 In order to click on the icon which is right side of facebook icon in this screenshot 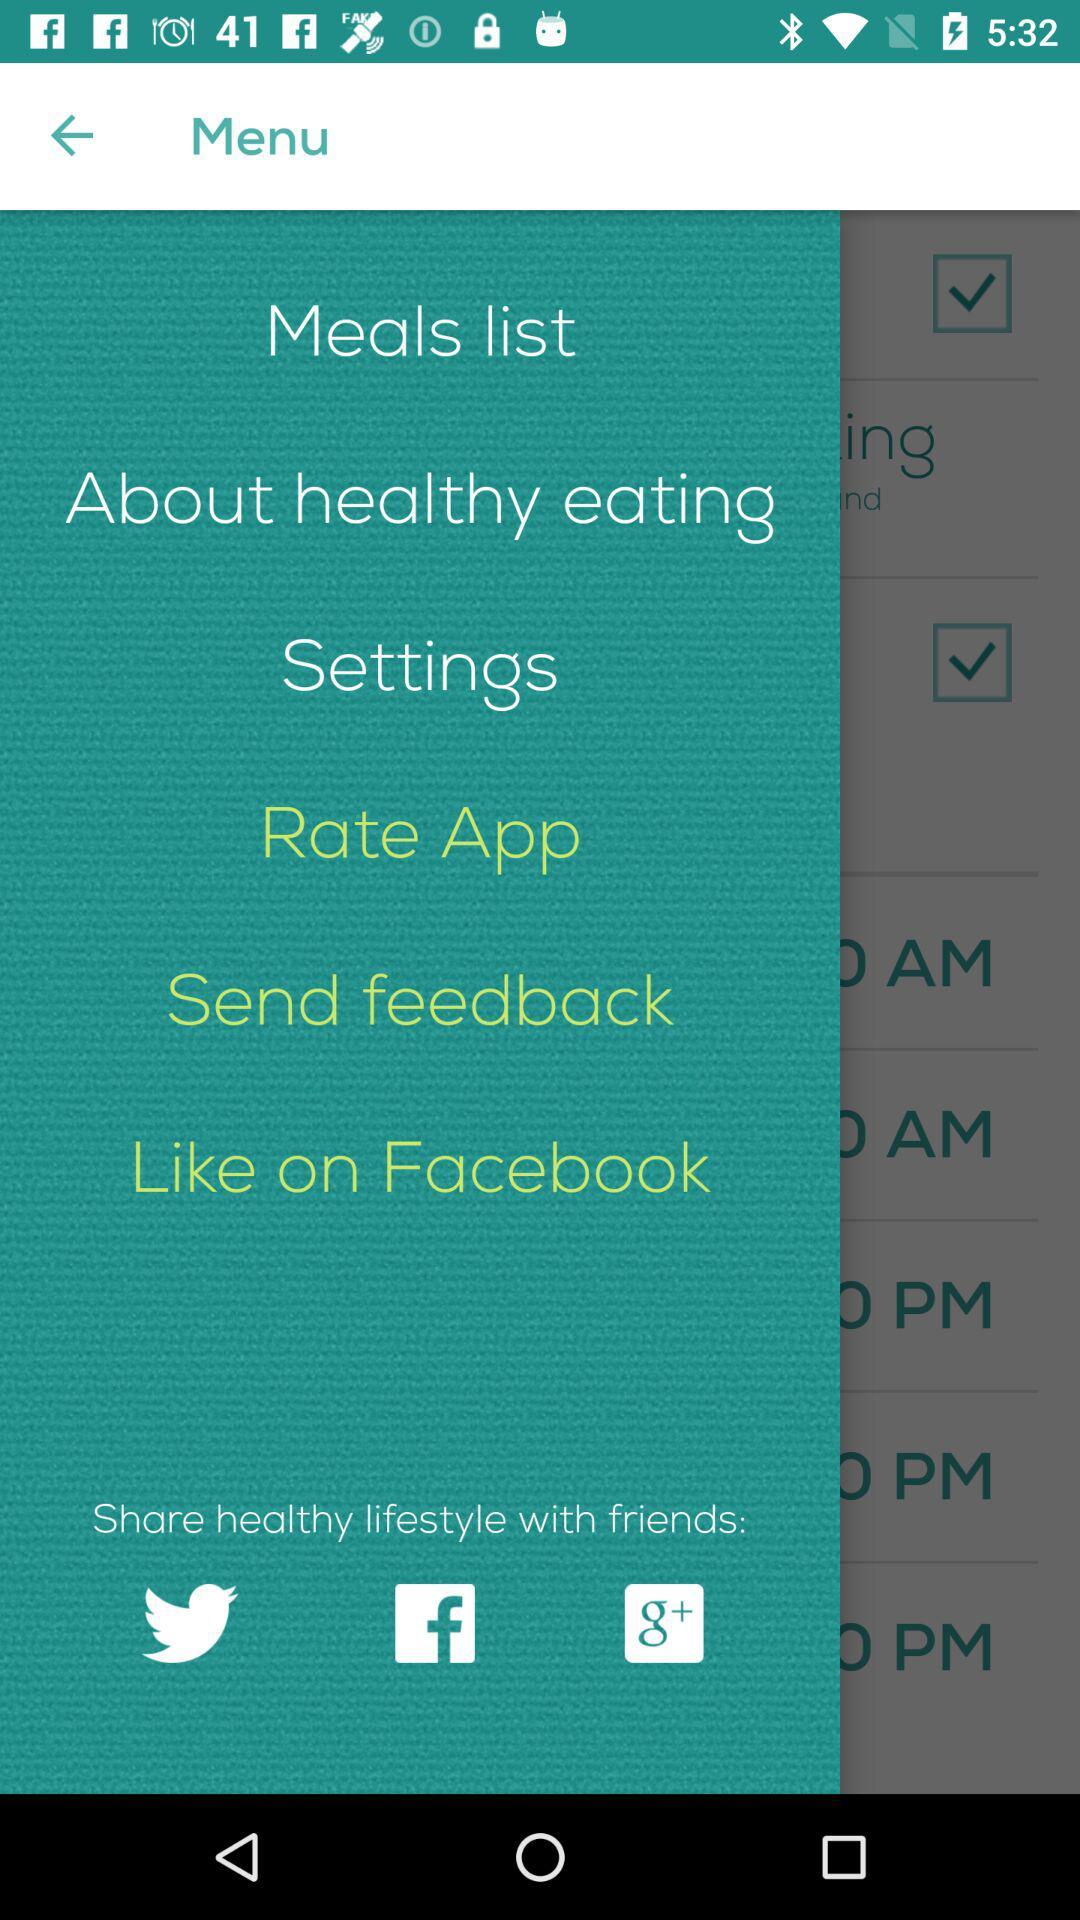, I will do `click(664, 1623)`.